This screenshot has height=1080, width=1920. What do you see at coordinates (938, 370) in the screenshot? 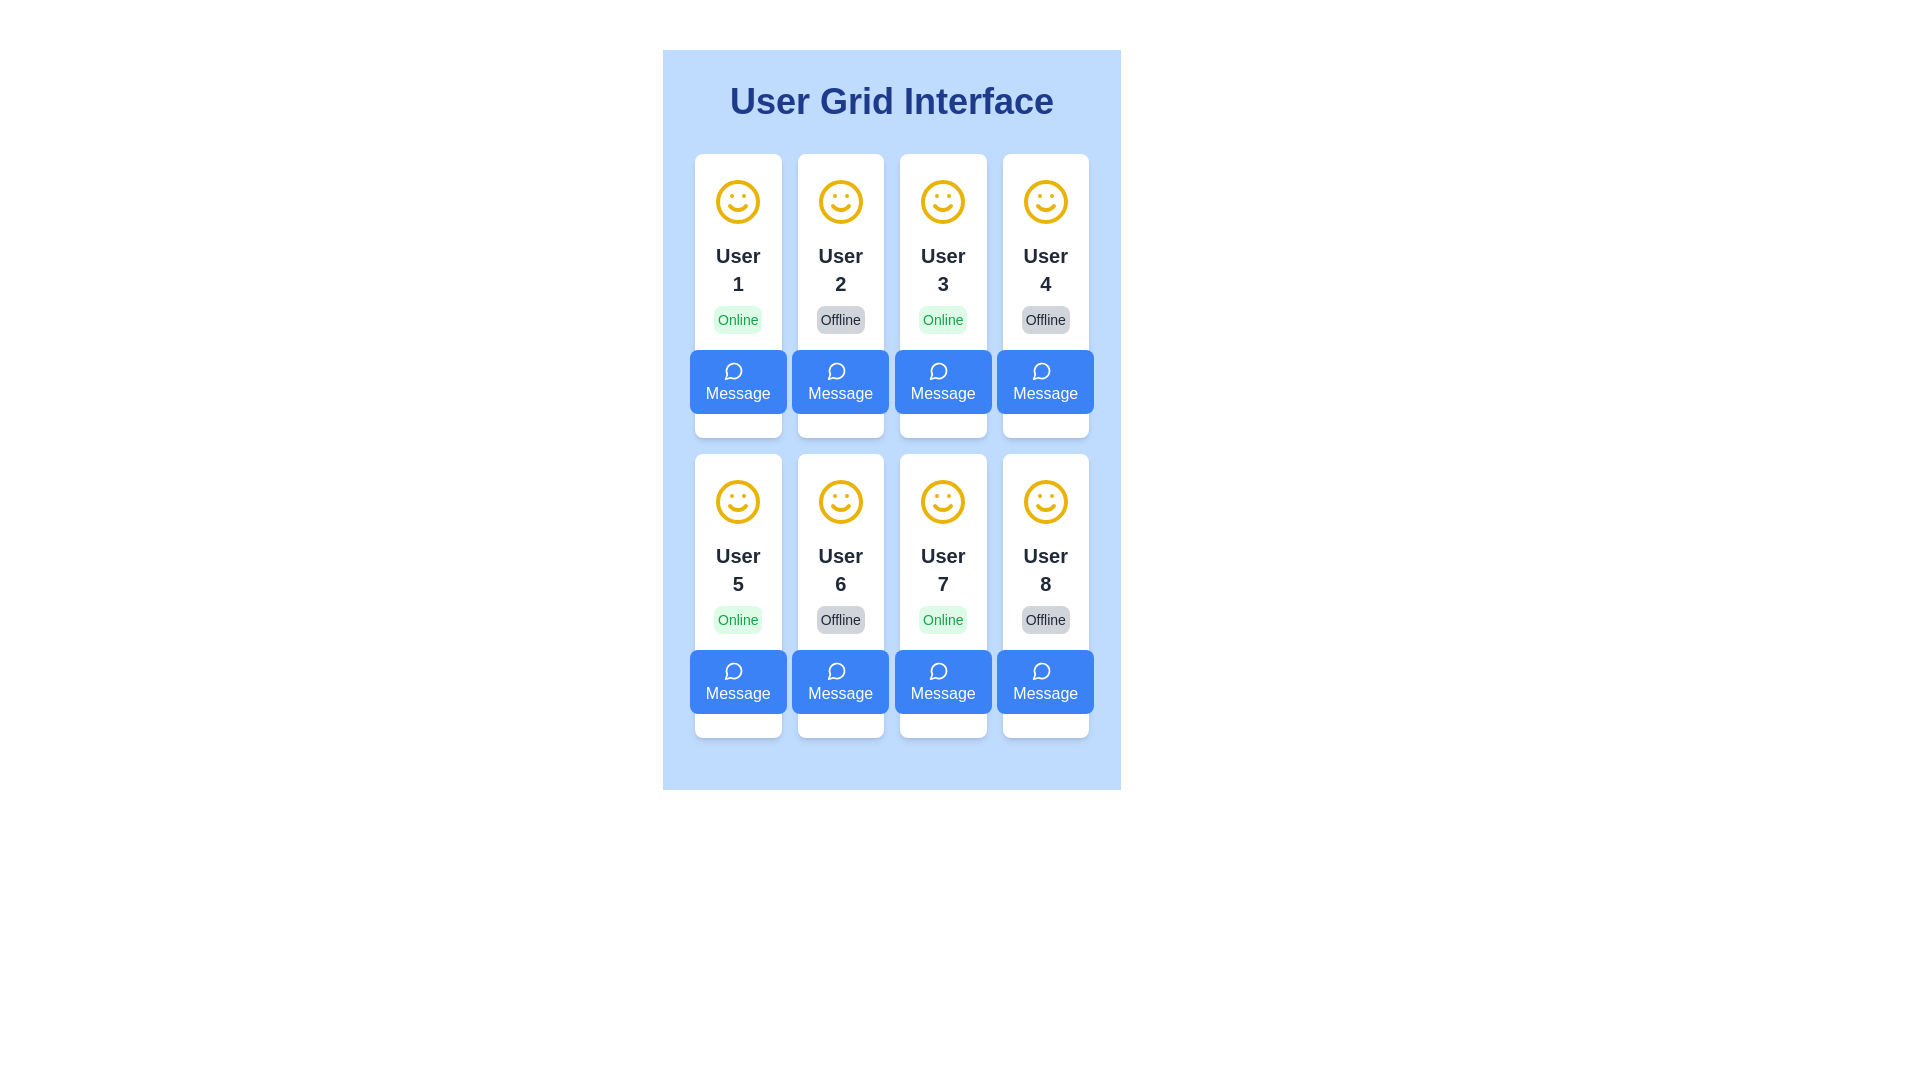
I see `the messaging icon within the 'Message' button located underneath the profile of 'User 3' in the grid layout` at bounding box center [938, 370].